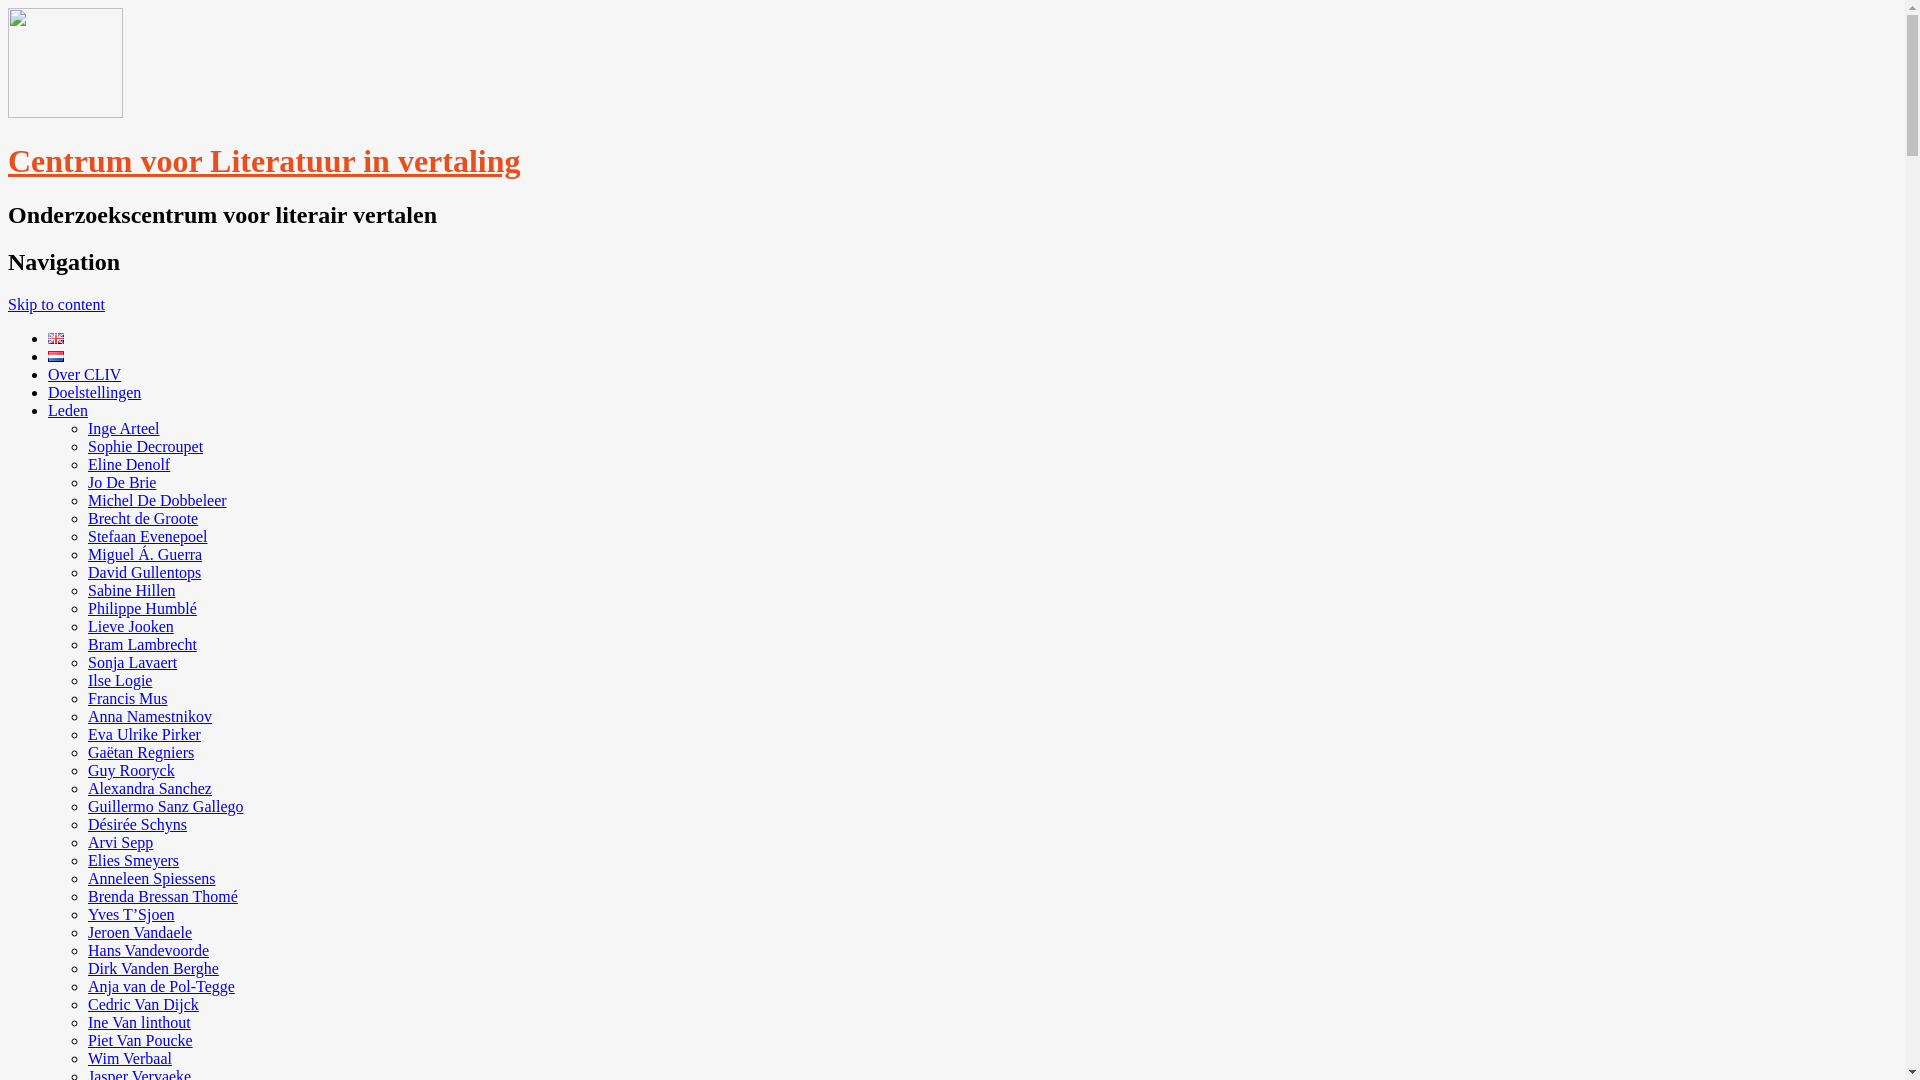 The width and height of the screenshot is (1920, 1080). Describe the element at coordinates (142, 517) in the screenshot. I see `'Brecht de Groote'` at that location.